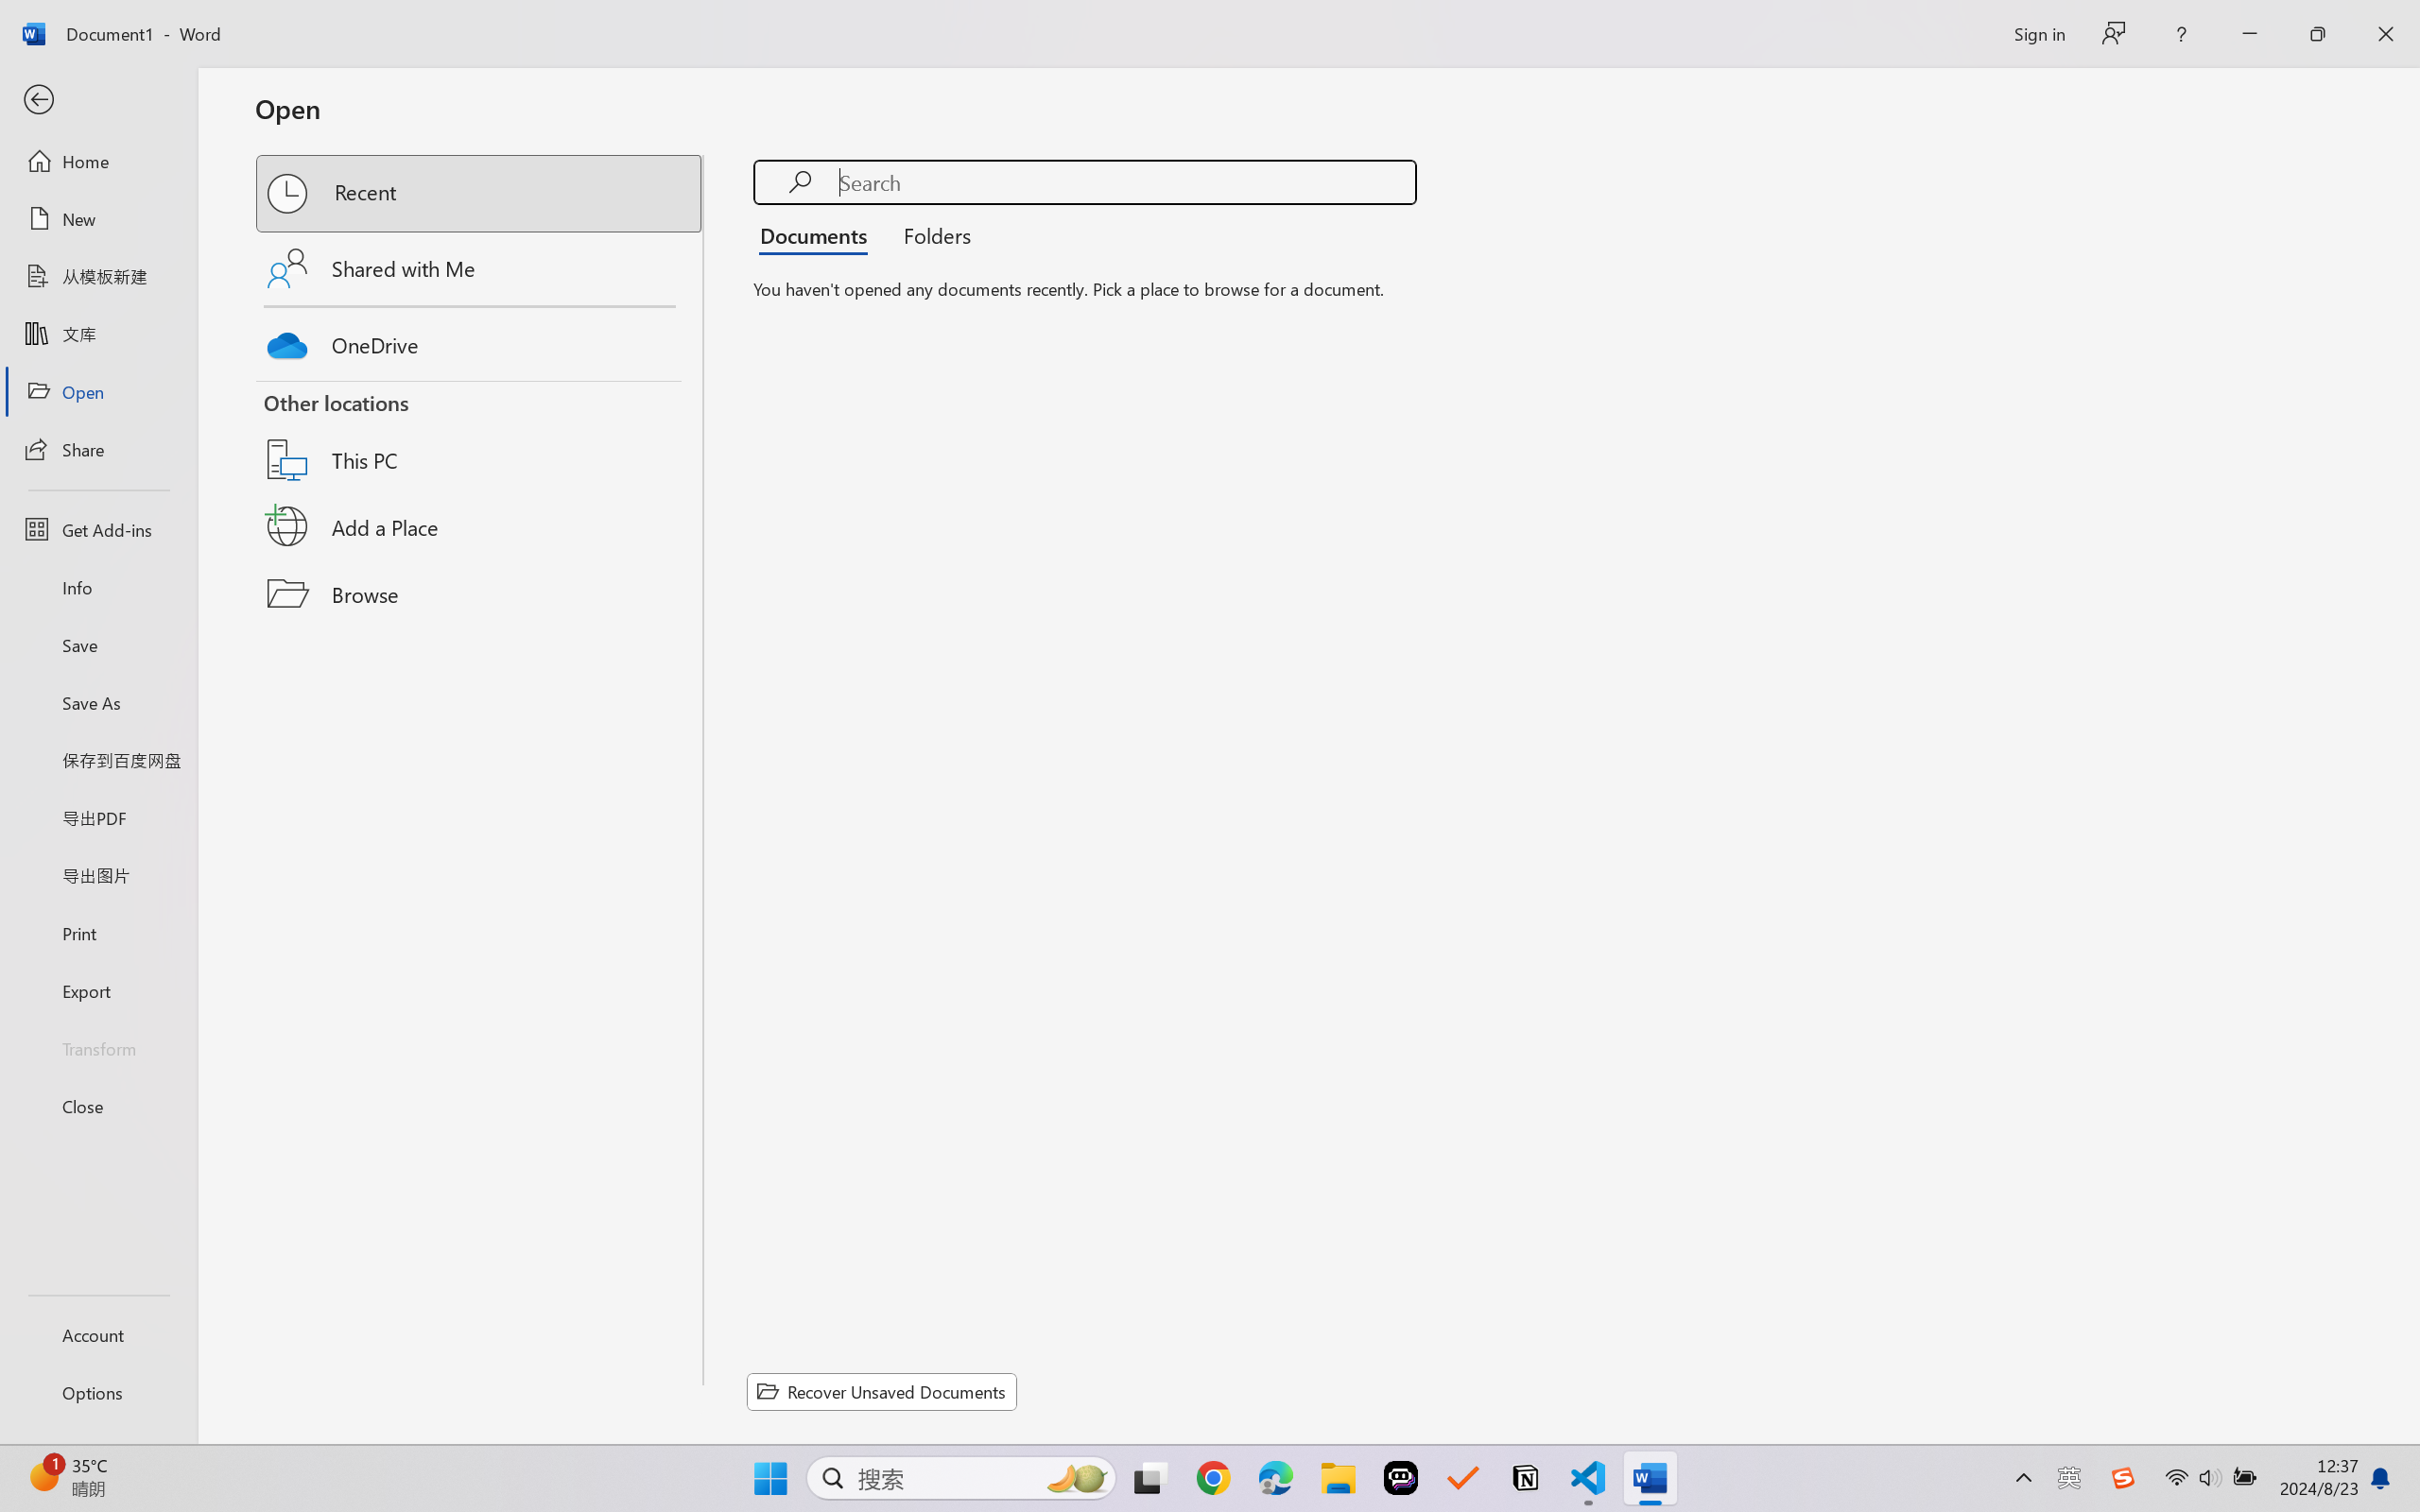 The height and width of the screenshot is (1512, 2420). I want to click on 'Documents', so click(818, 233).